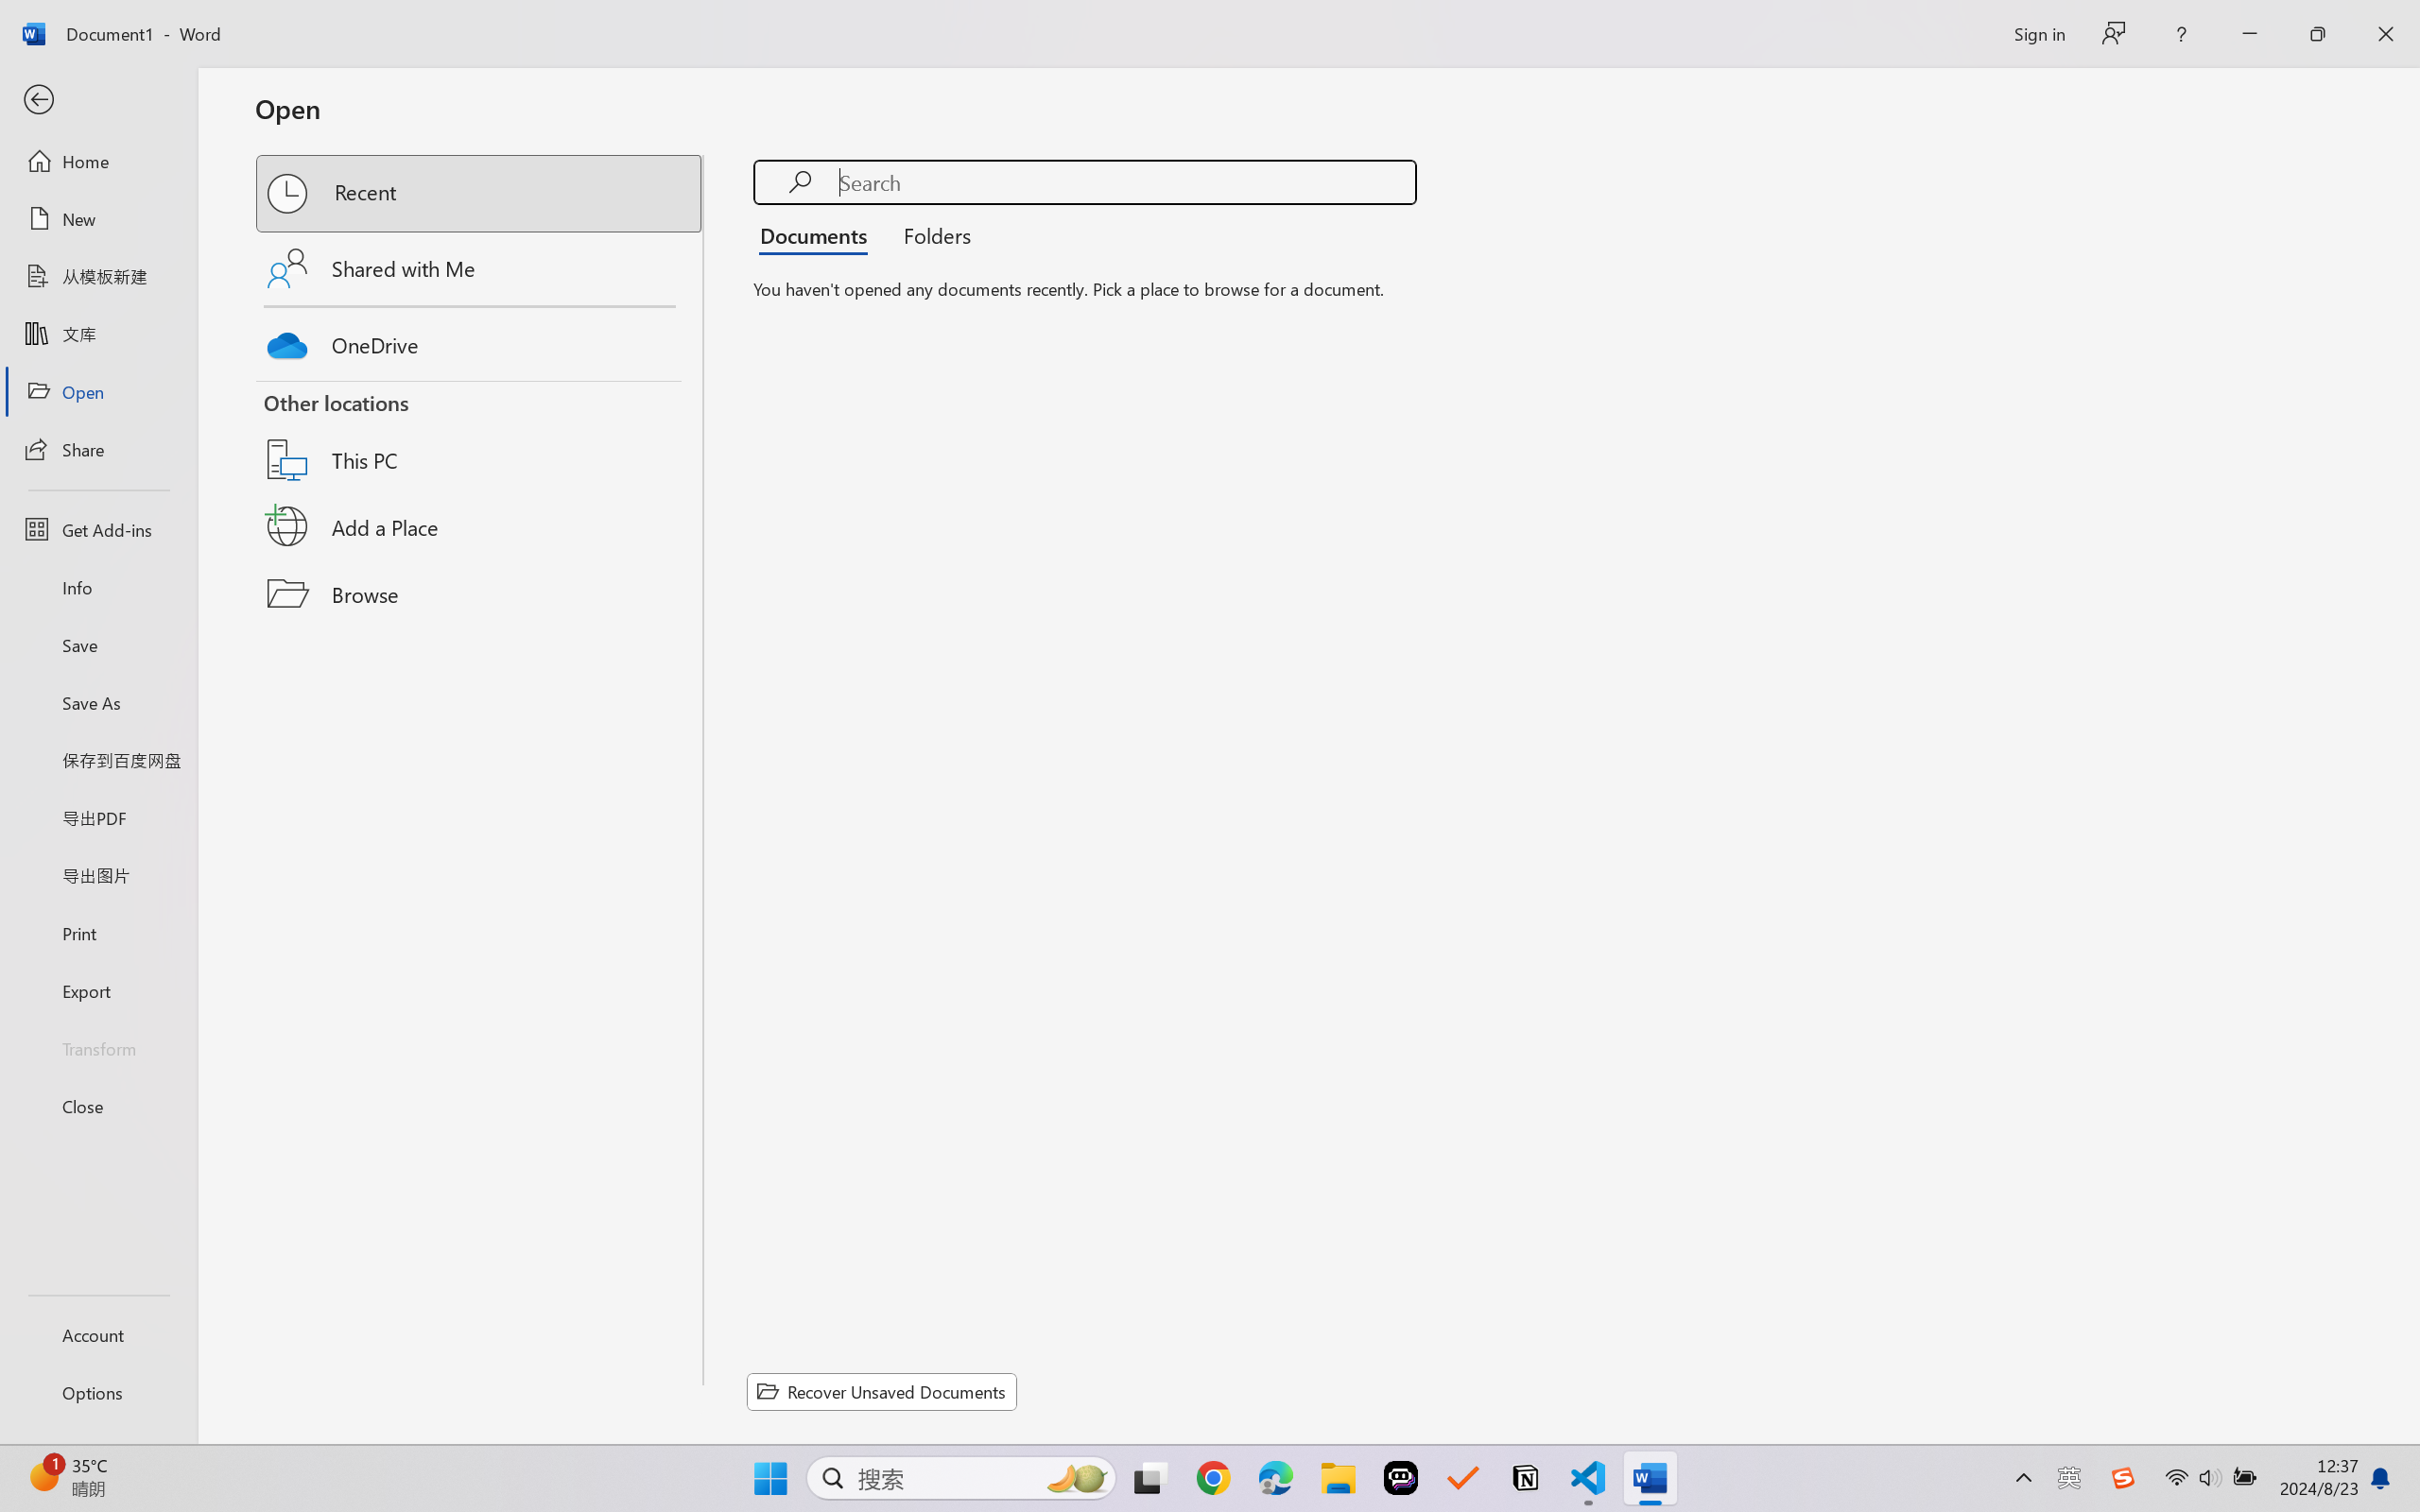 The height and width of the screenshot is (1512, 2420). I want to click on 'Documents', so click(818, 233).